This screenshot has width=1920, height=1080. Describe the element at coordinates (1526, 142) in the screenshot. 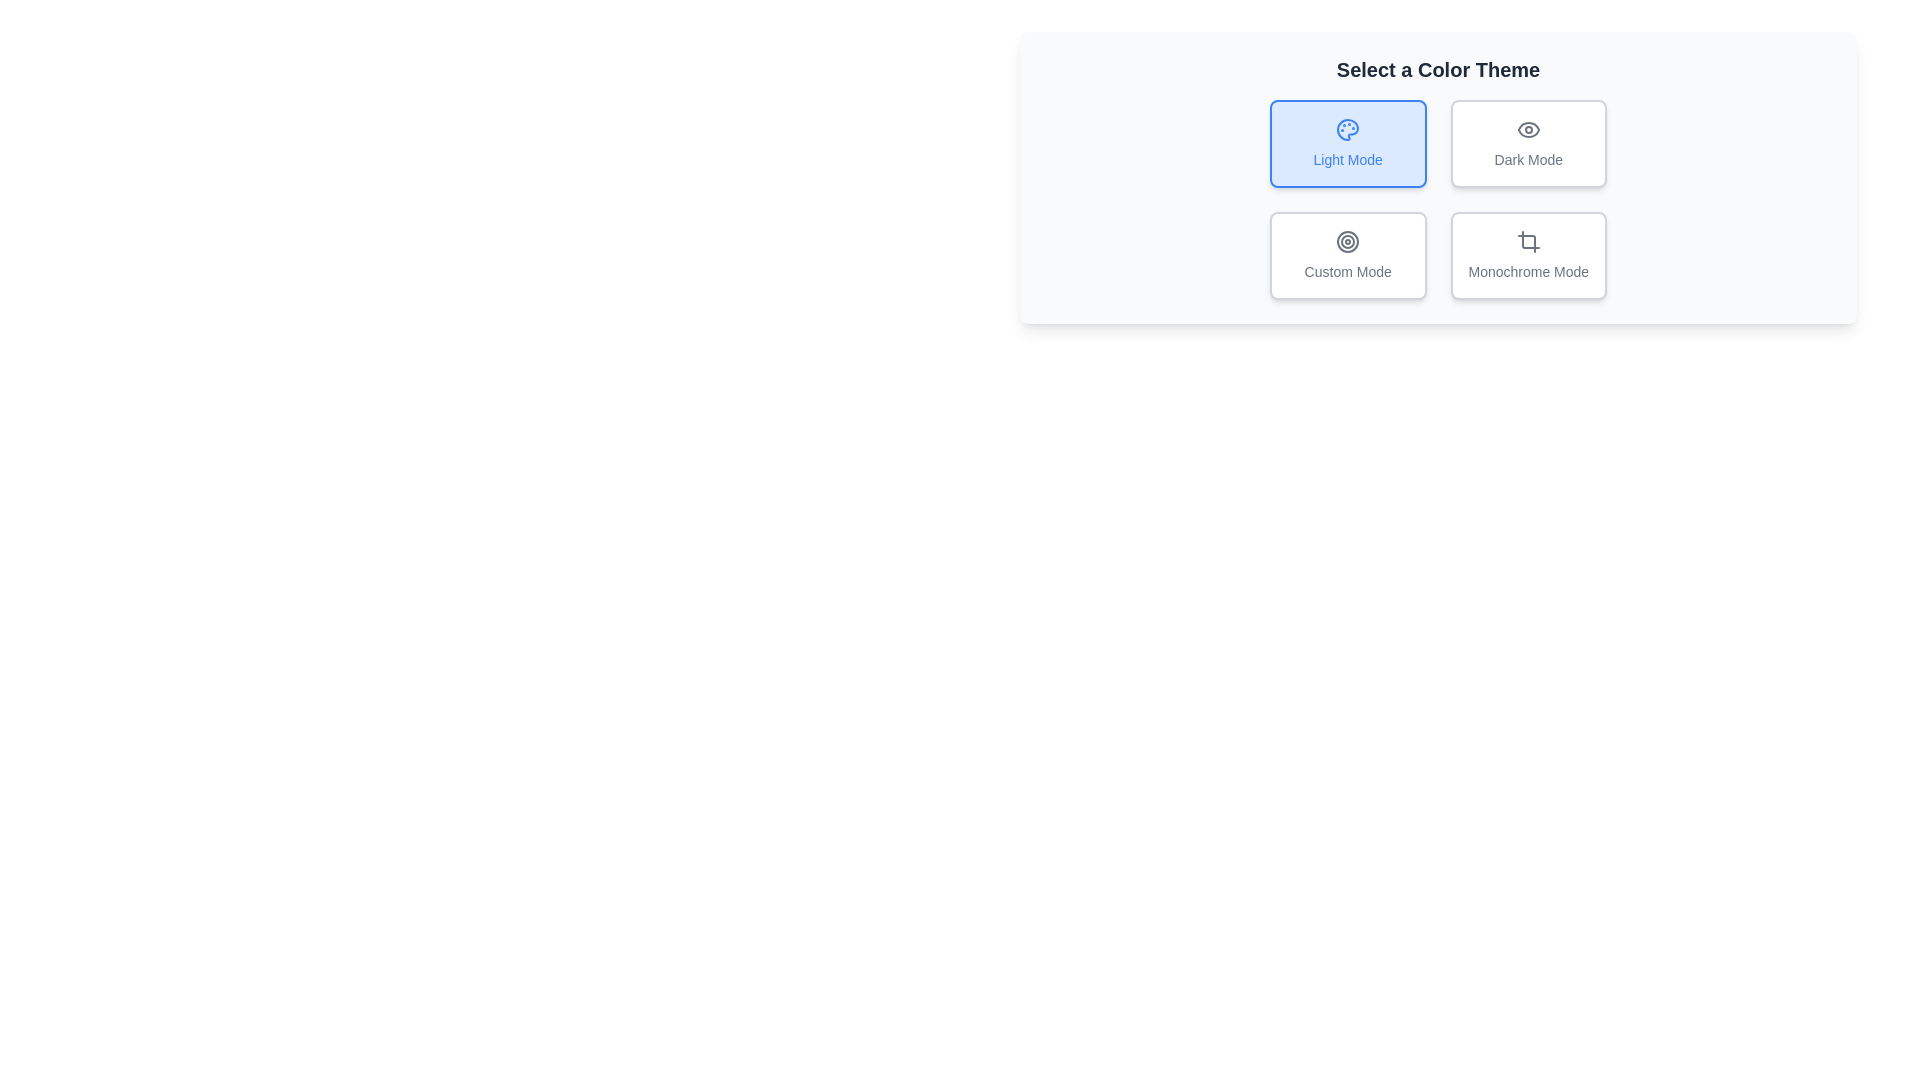

I see `the button corresponding to Dark Mode to observe visual feedback` at that location.